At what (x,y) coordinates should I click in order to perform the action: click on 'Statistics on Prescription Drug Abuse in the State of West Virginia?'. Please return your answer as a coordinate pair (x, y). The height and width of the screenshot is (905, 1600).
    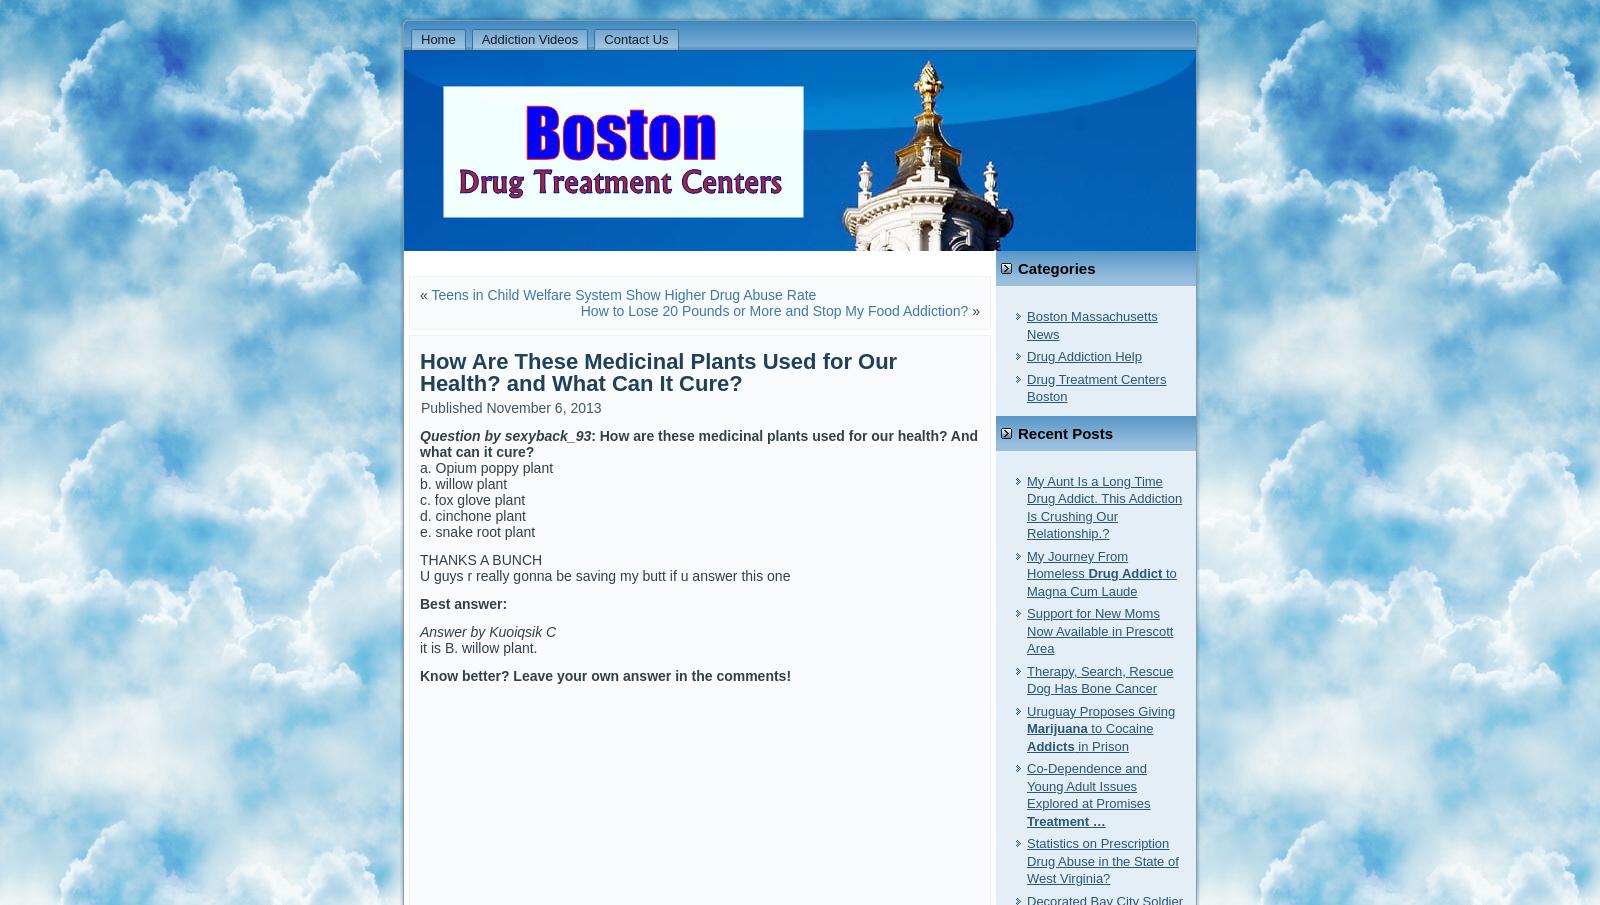
    Looking at the image, I should click on (1102, 861).